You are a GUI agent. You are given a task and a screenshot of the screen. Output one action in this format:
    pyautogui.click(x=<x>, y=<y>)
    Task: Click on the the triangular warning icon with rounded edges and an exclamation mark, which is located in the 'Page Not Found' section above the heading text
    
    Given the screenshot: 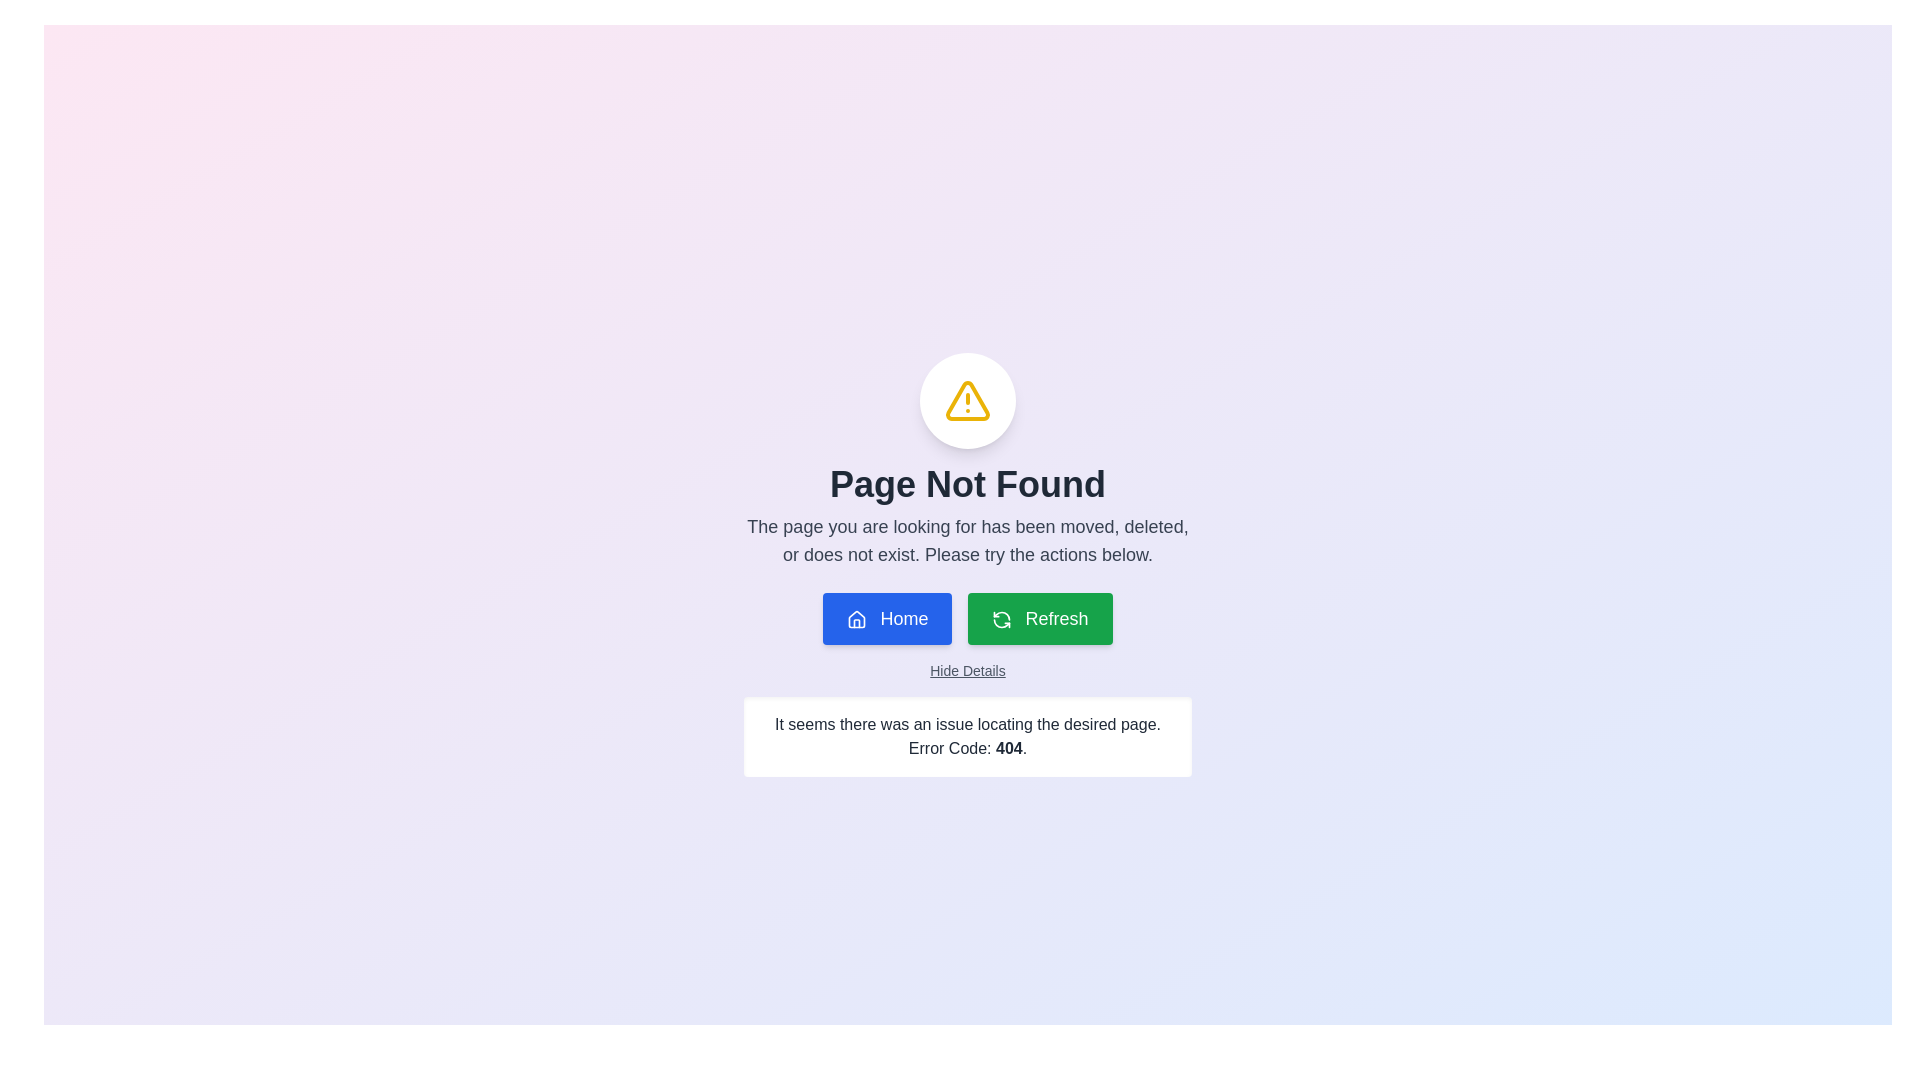 What is the action you would take?
    pyautogui.click(x=968, y=401)
    